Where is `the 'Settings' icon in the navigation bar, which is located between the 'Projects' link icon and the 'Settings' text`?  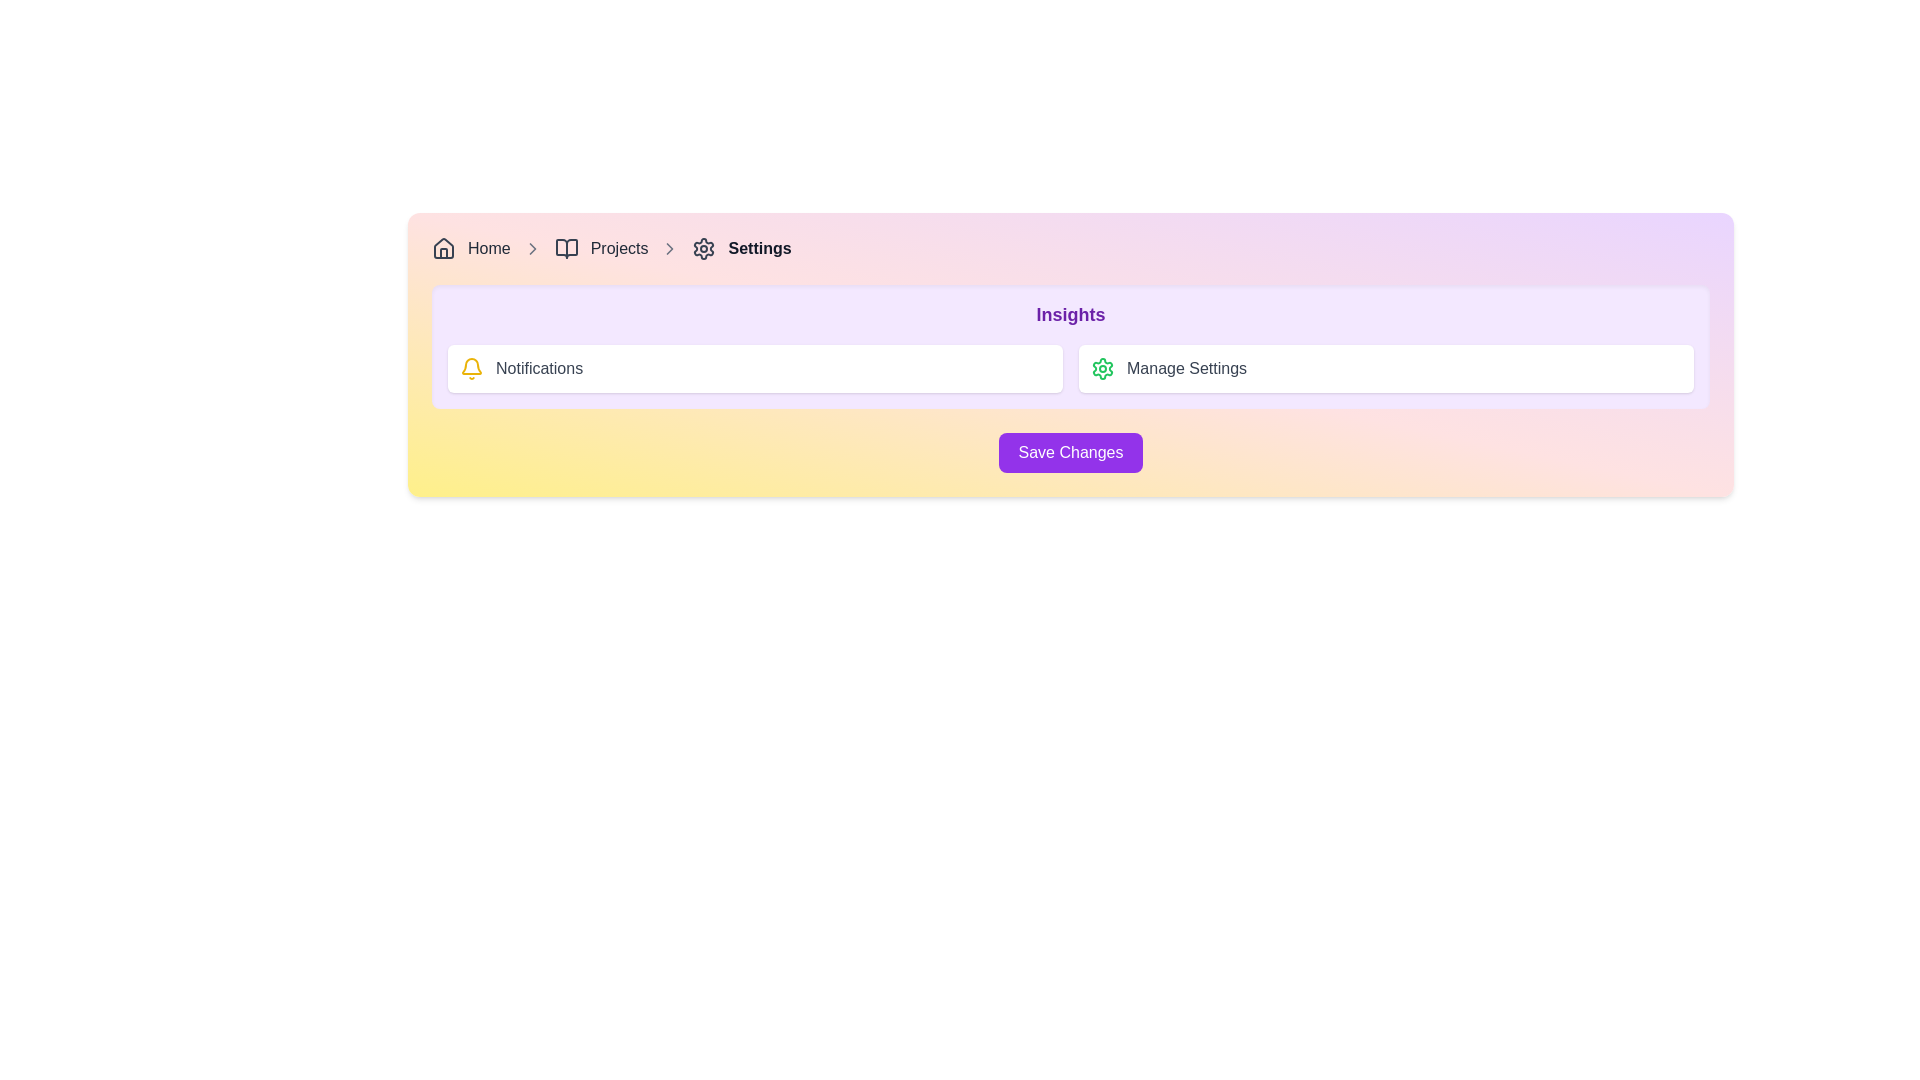 the 'Settings' icon in the navigation bar, which is located between the 'Projects' link icon and the 'Settings' text is located at coordinates (704, 248).